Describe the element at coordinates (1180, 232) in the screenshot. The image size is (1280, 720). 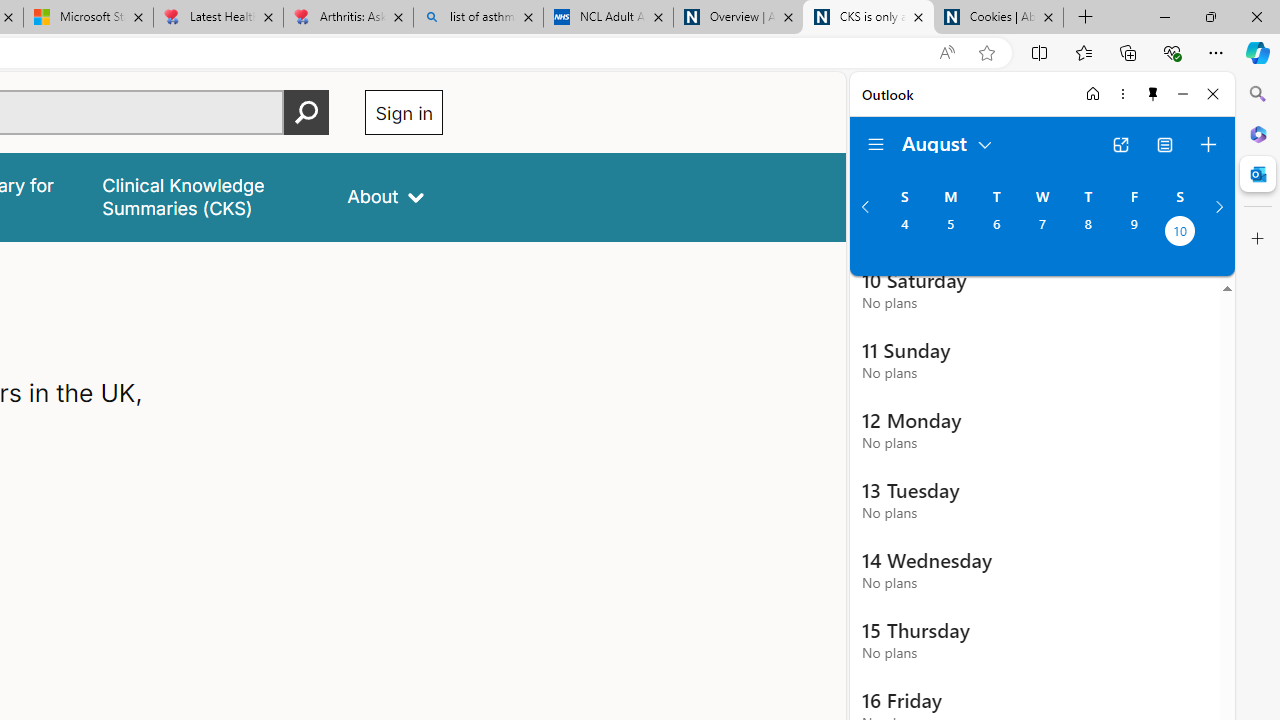
I see `'Saturday, August 10, 2024. Date selected. '` at that location.